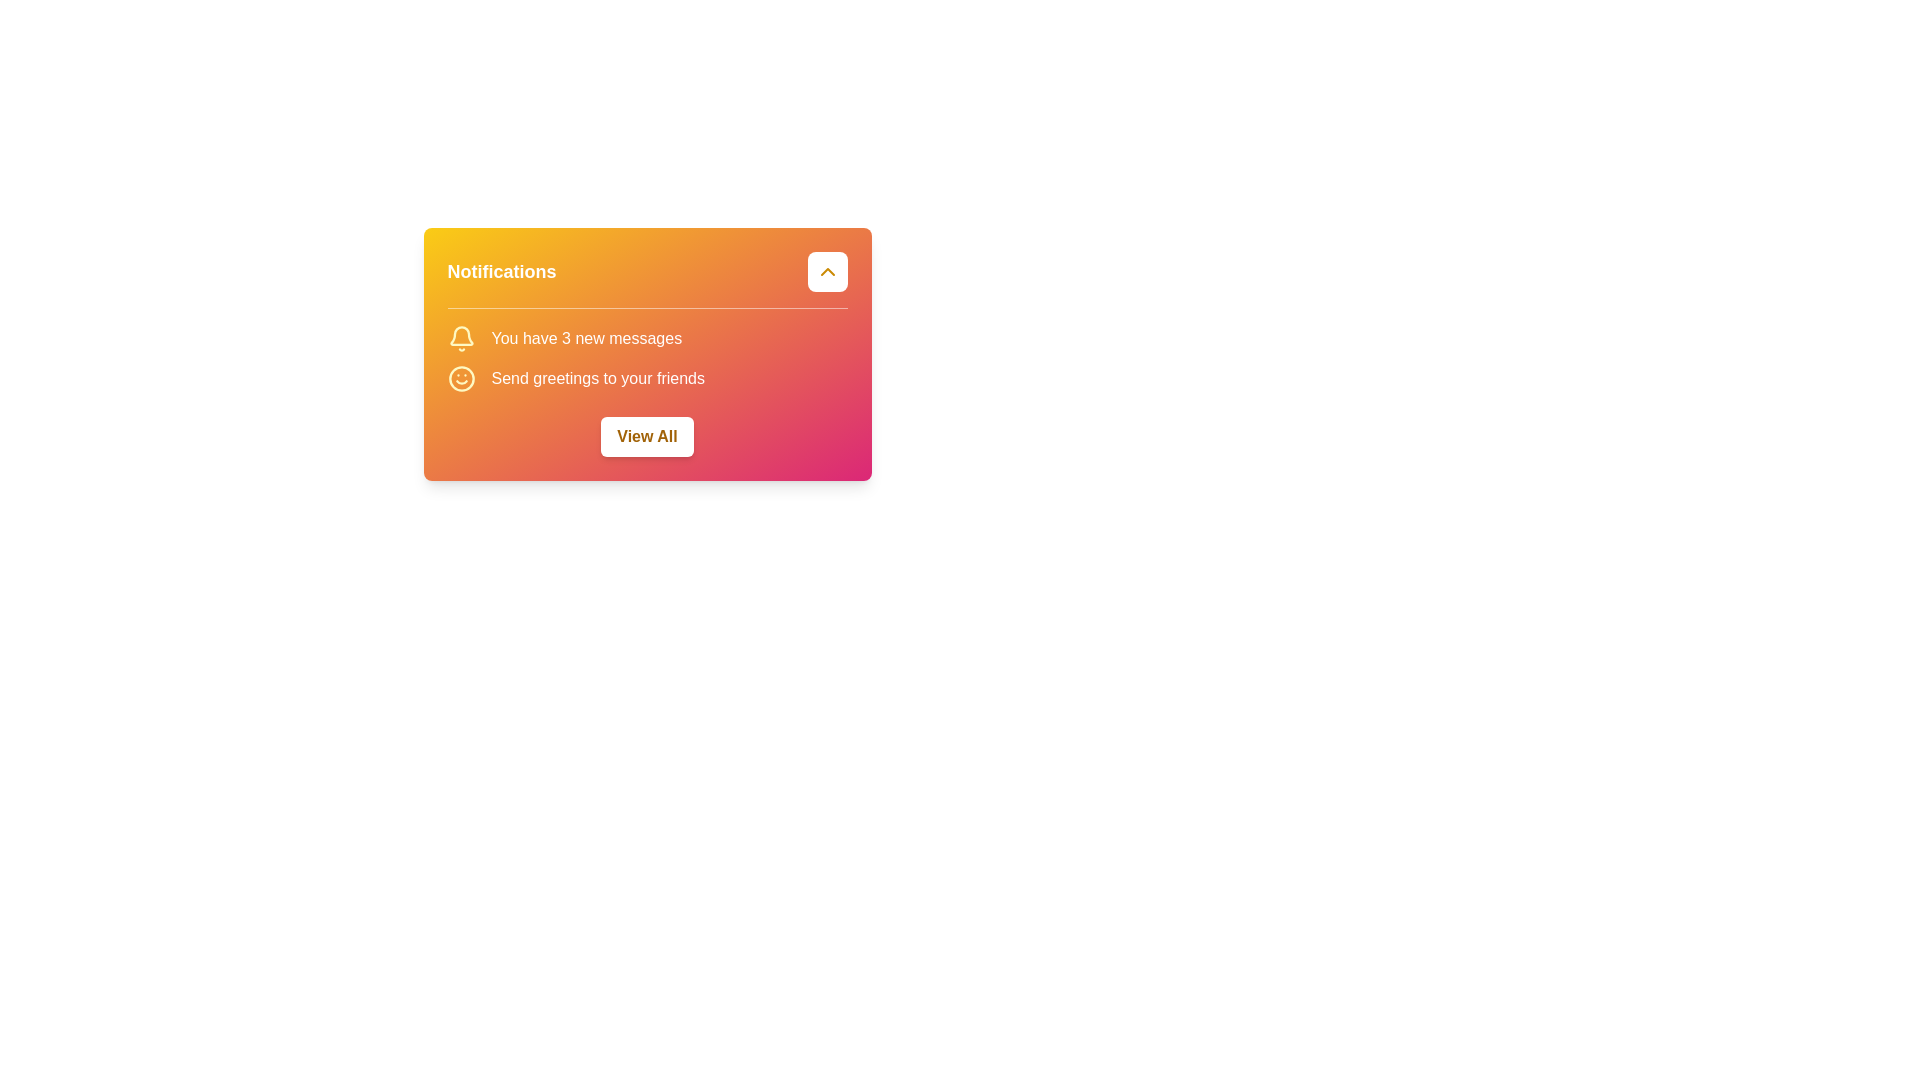 This screenshot has width=1920, height=1080. Describe the element at coordinates (585, 338) in the screenshot. I see `the text label displaying 'You have 3 new messages' within the notification widget, located under the title 'Notifications'` at that location.